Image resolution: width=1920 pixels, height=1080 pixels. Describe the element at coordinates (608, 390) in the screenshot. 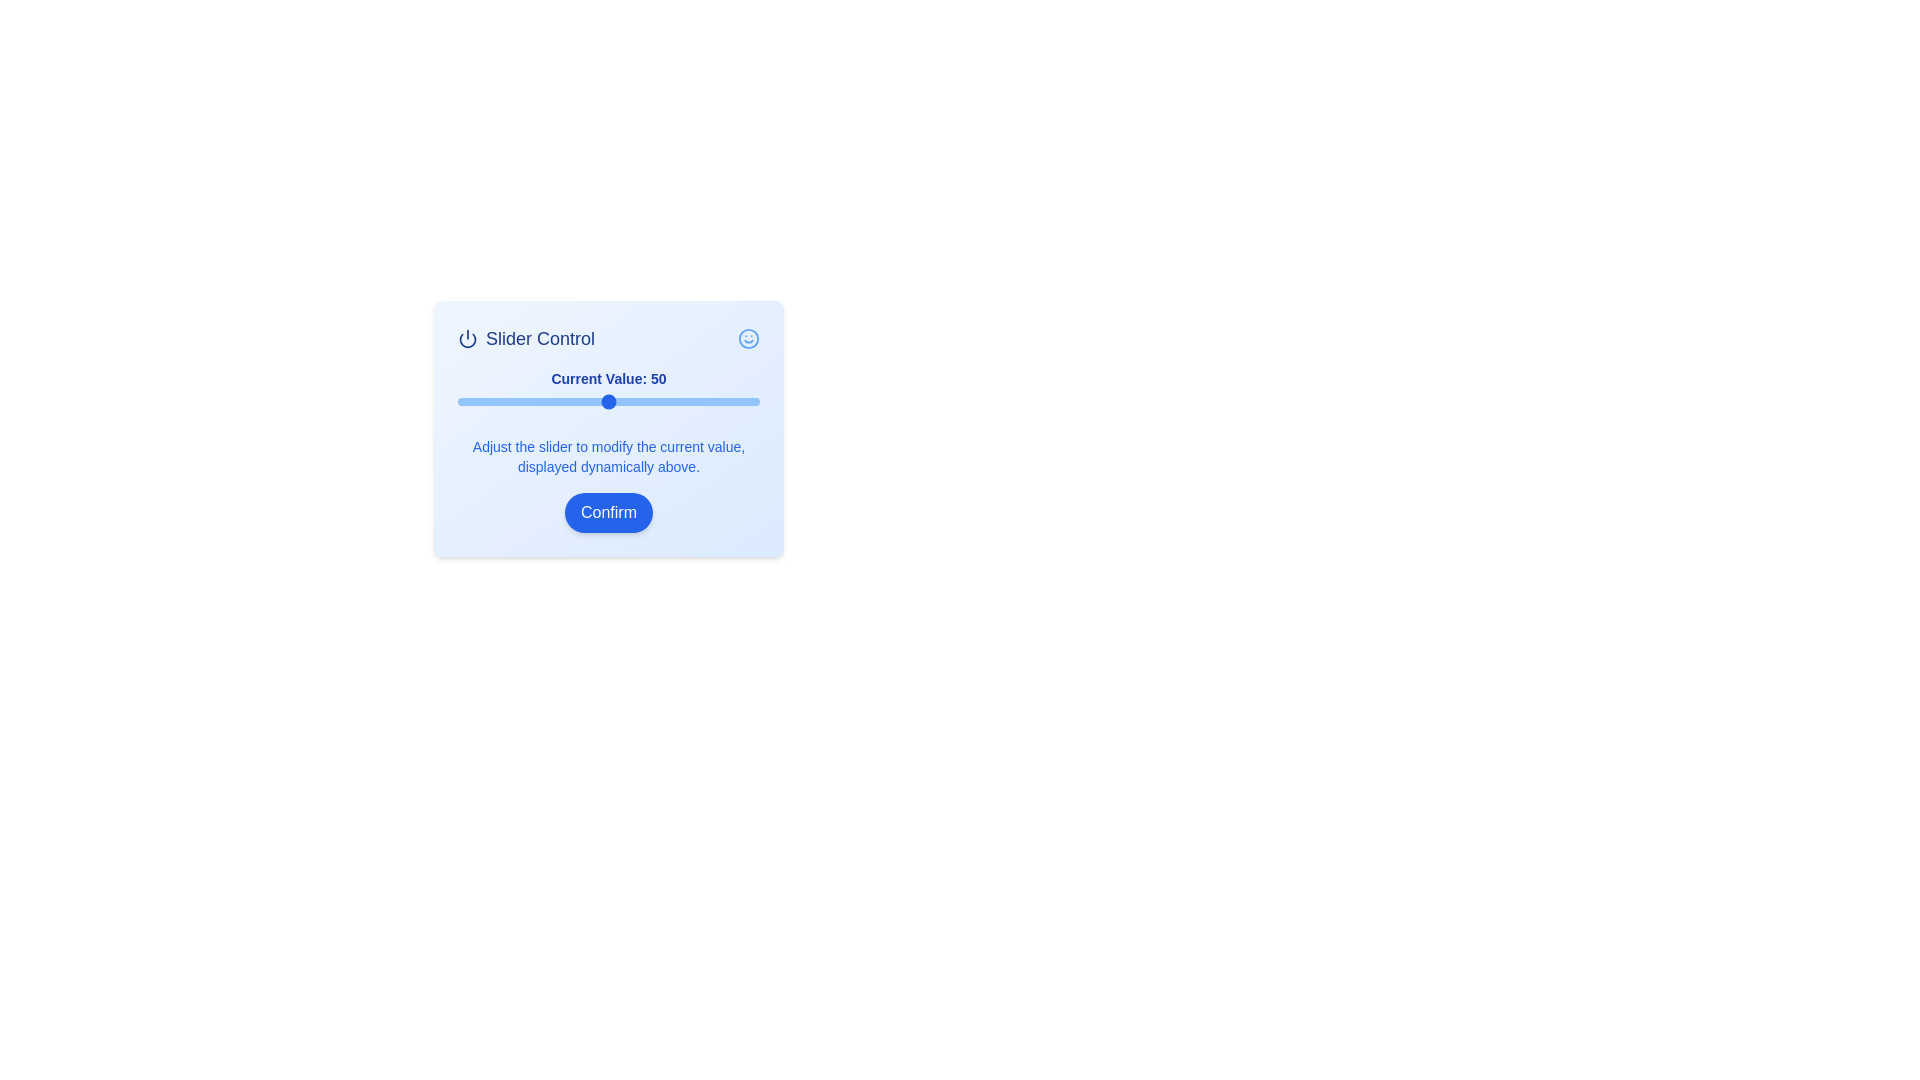

I see `the slider handle of the control labeled 'Current Value: 50'` at that location.